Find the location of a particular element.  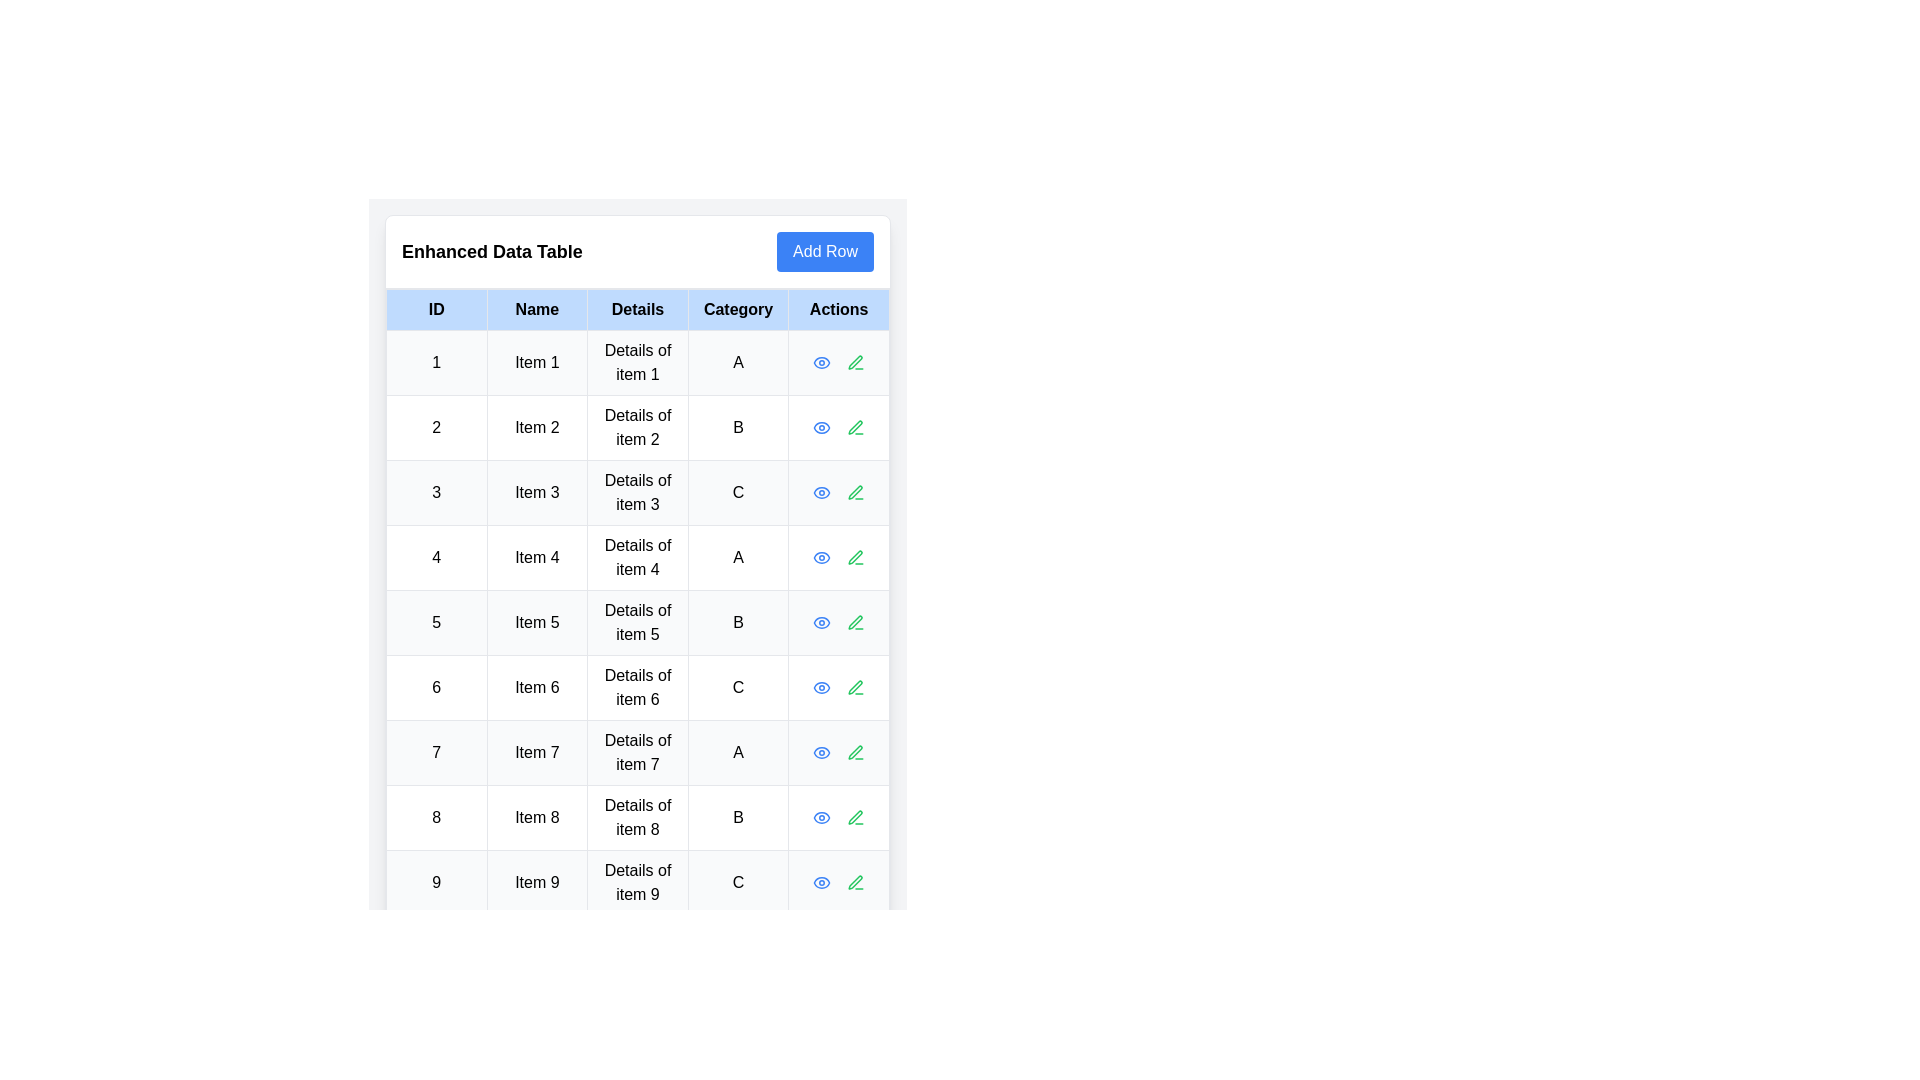

the icon button in the 'Actions' column for 'Item 6' is located at coordinates (822, 686).